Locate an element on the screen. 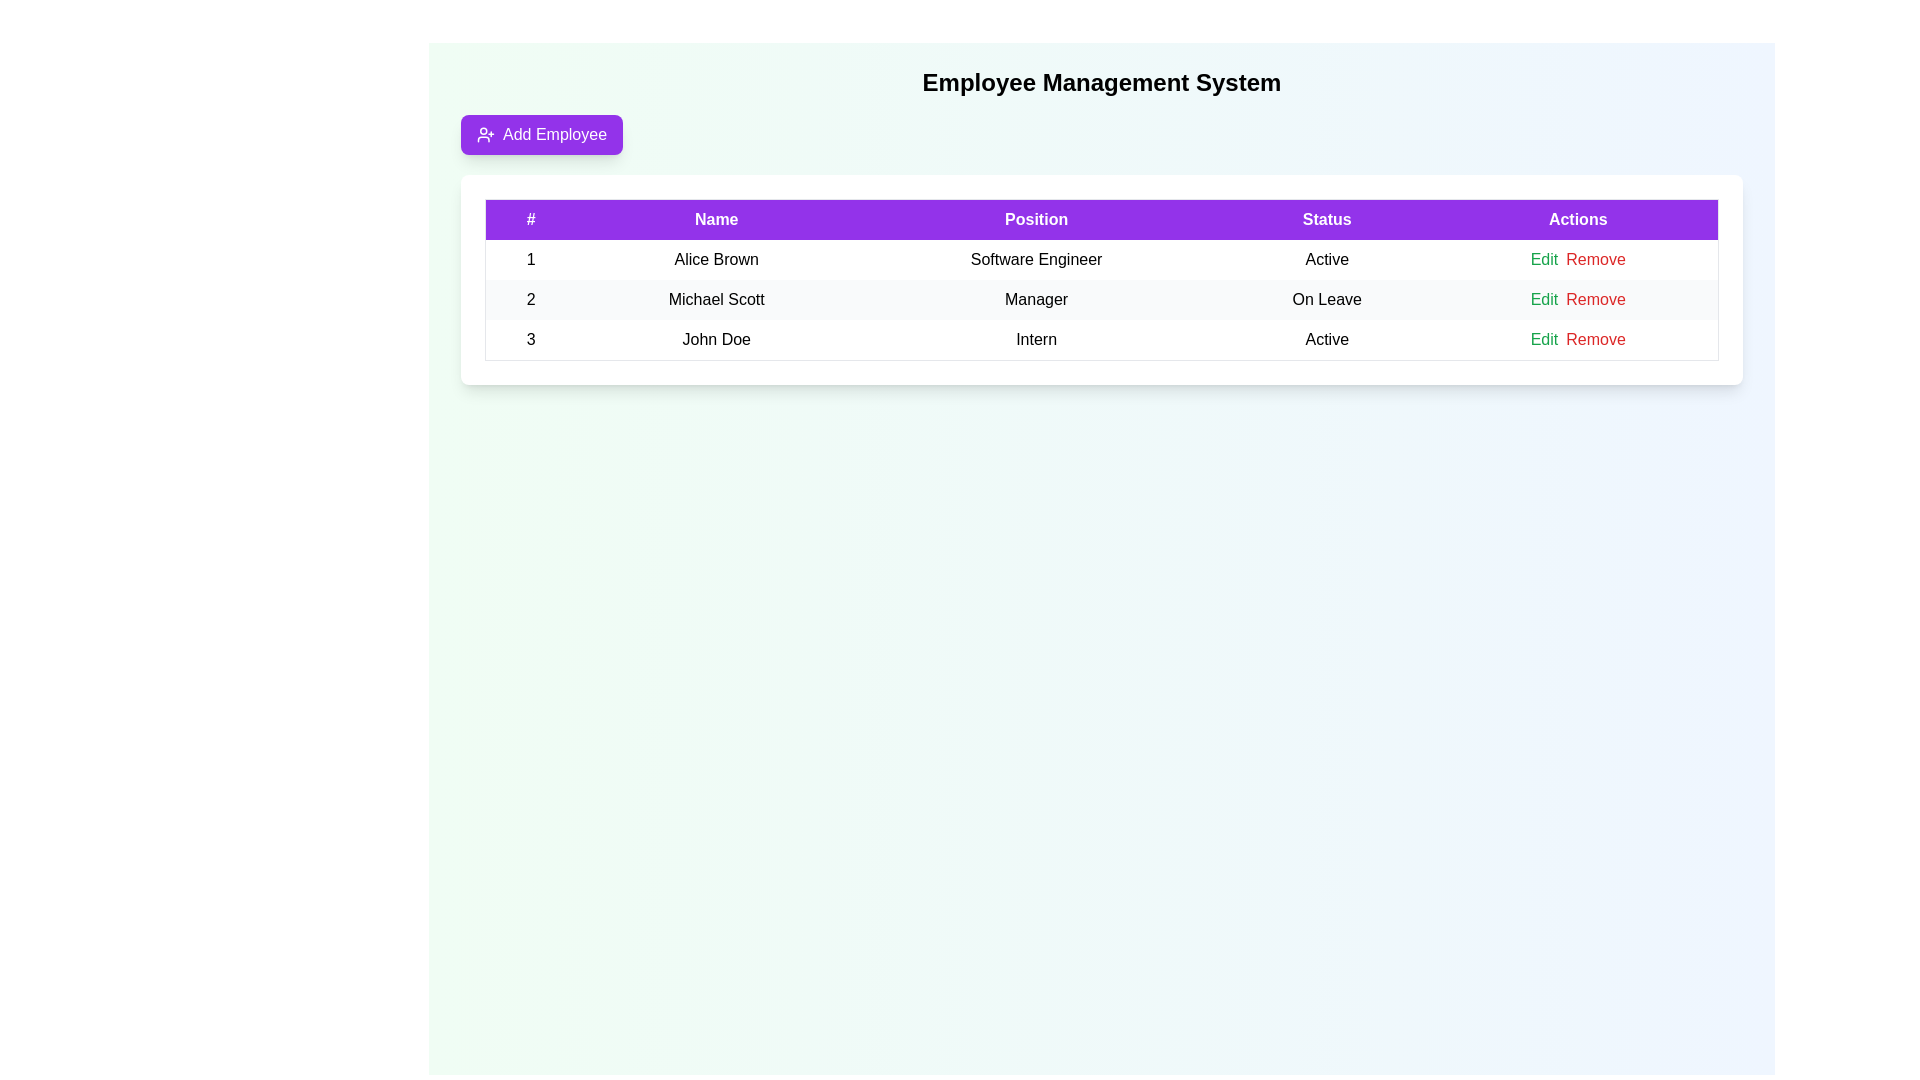 The width and height of the screenshot is (1920, 1080). text label displaying 'Alice Brown' located in the second column under the 'Name' header of the table is located at coordinates (716, 258).